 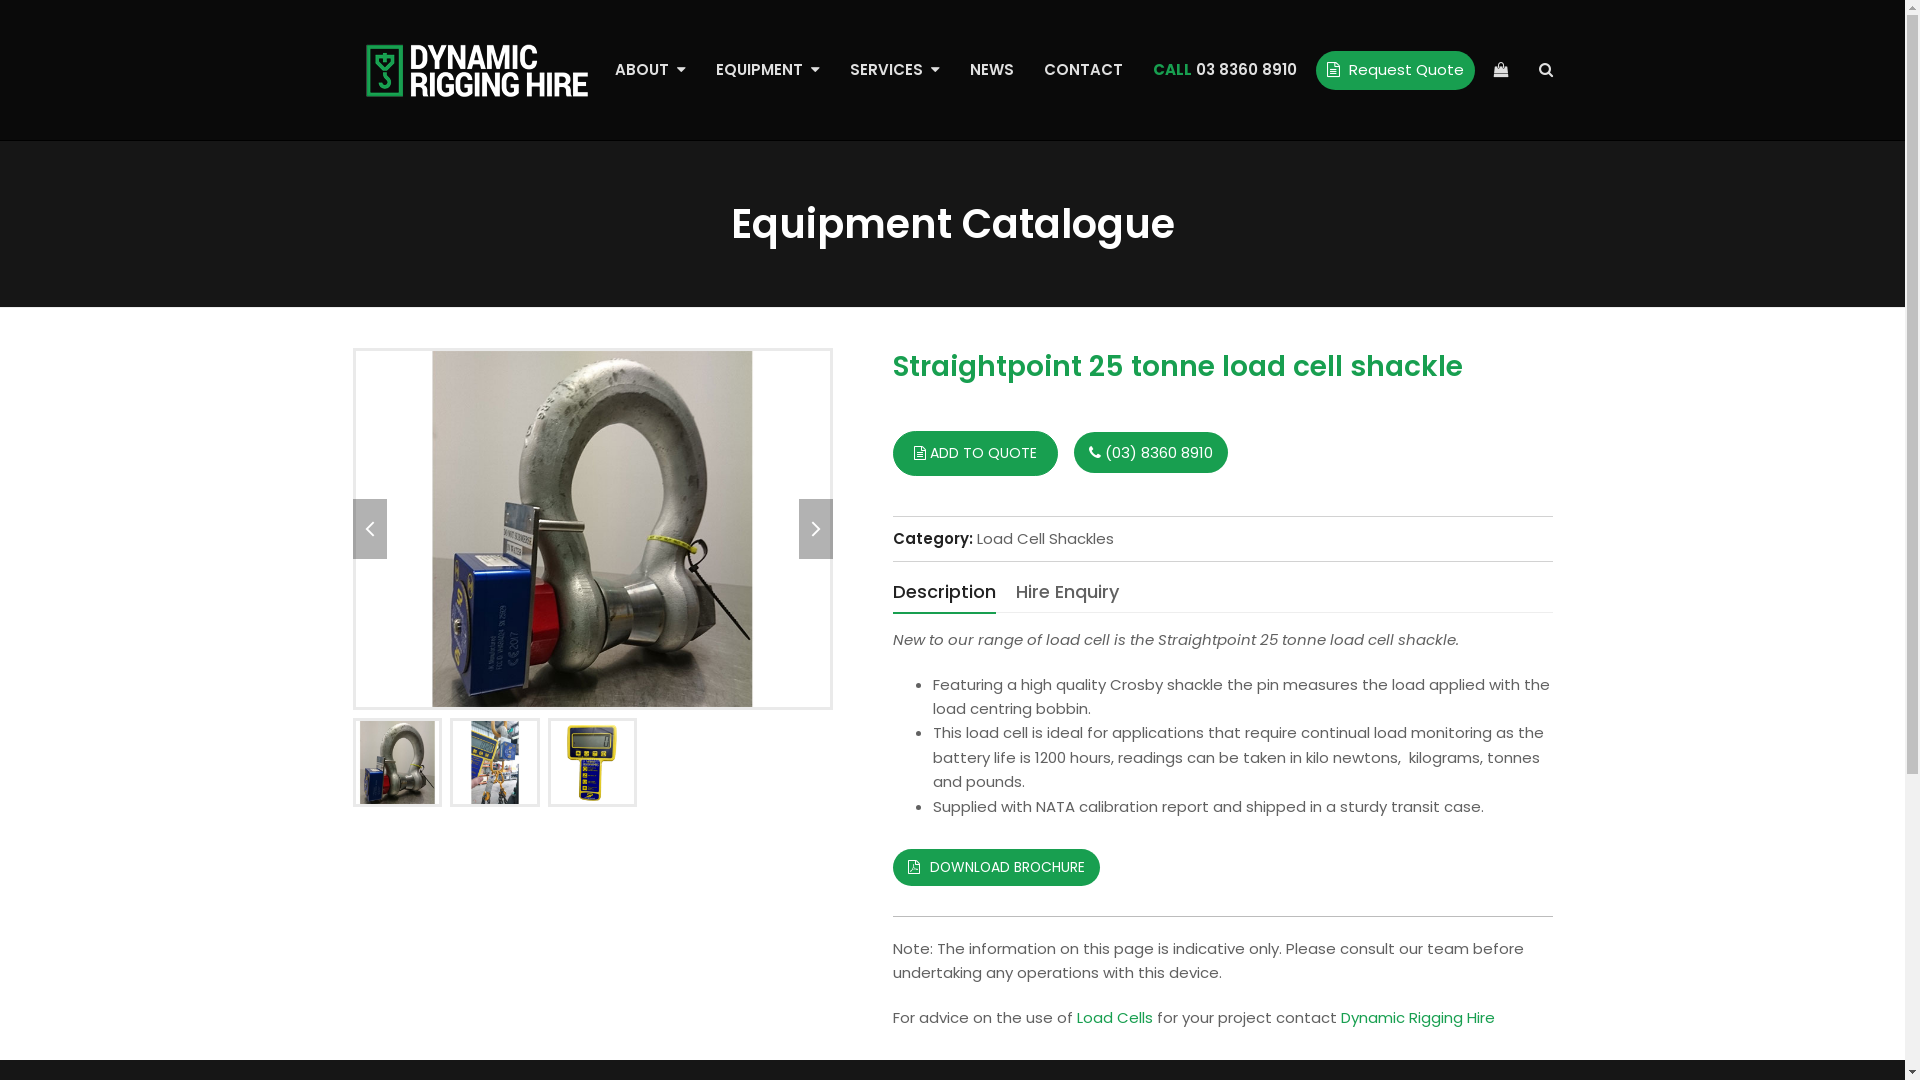 What do you see at coordinates (1074, 1017) in the screenshot?
I see `'Load Cells'` at bounding box center [1074, 1017].